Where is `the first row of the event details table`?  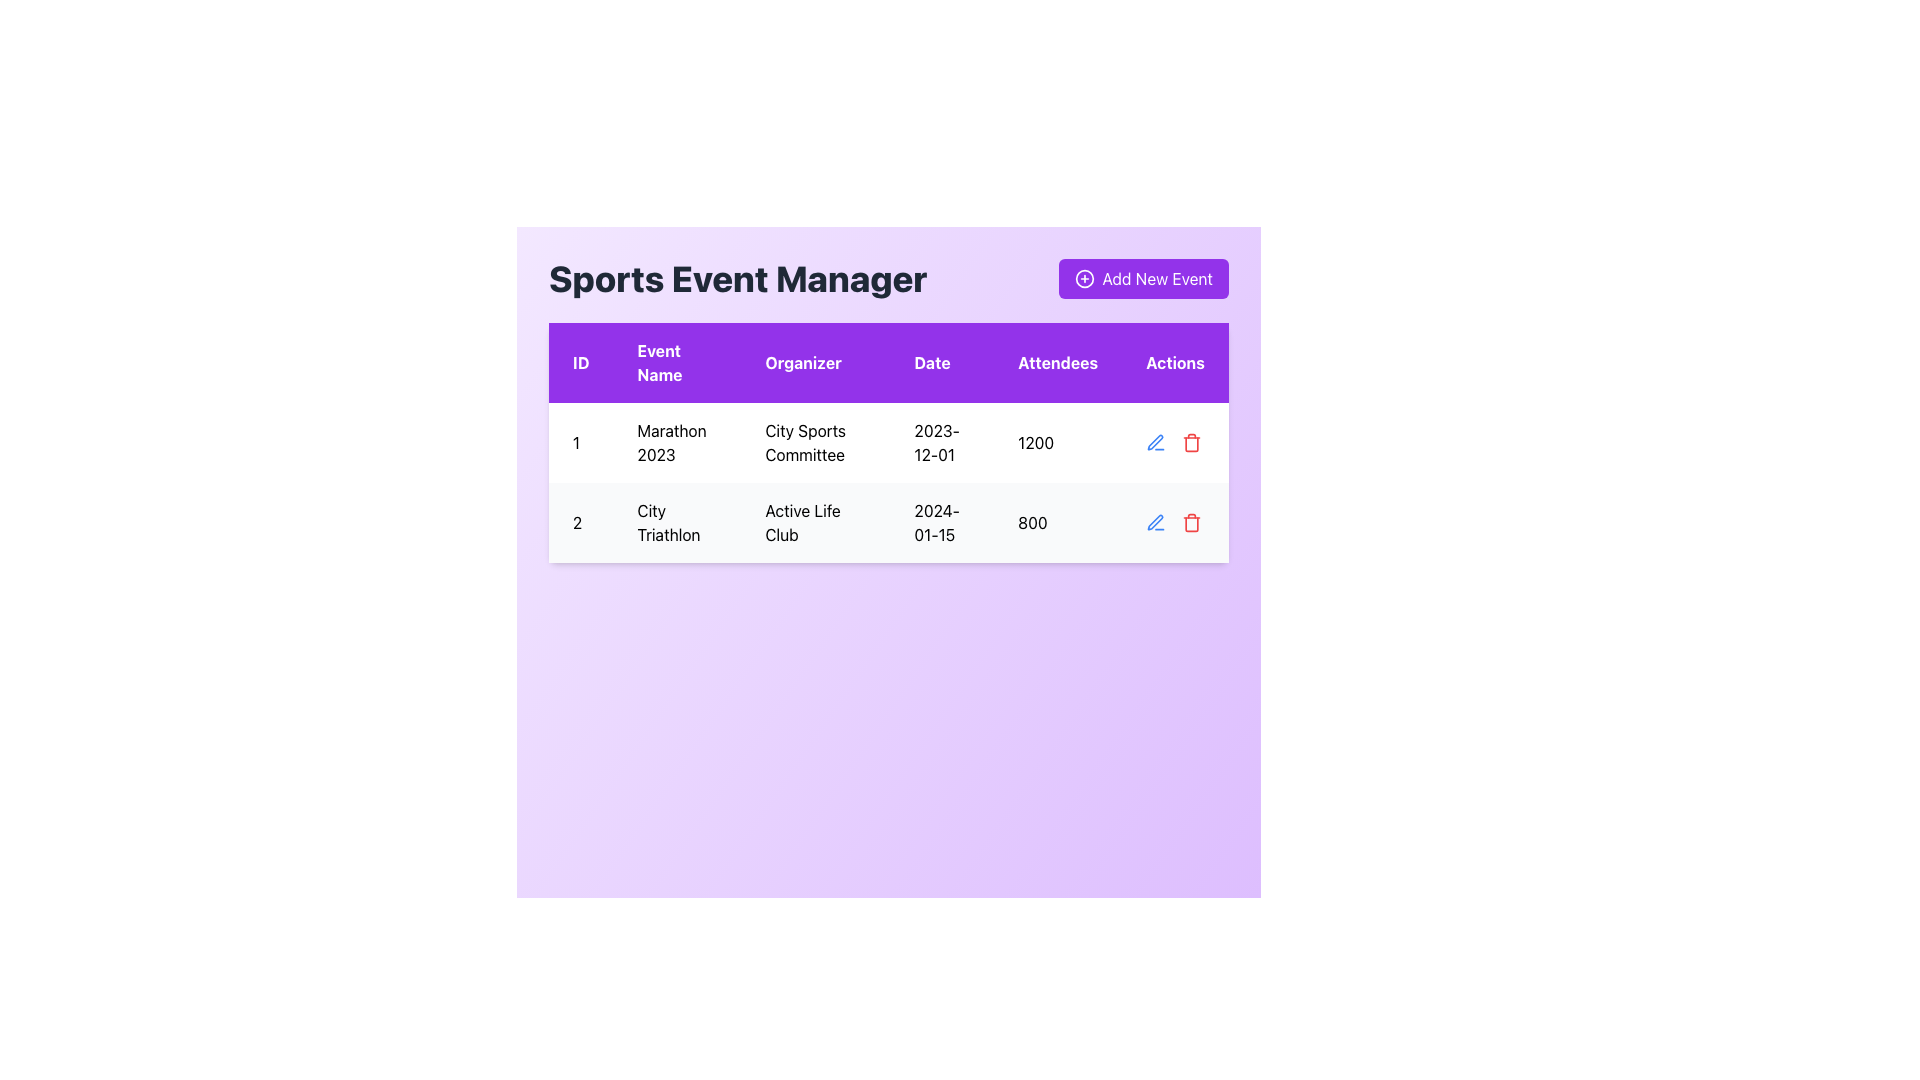
the first row of the event details table is located at coordinates (887, 442).